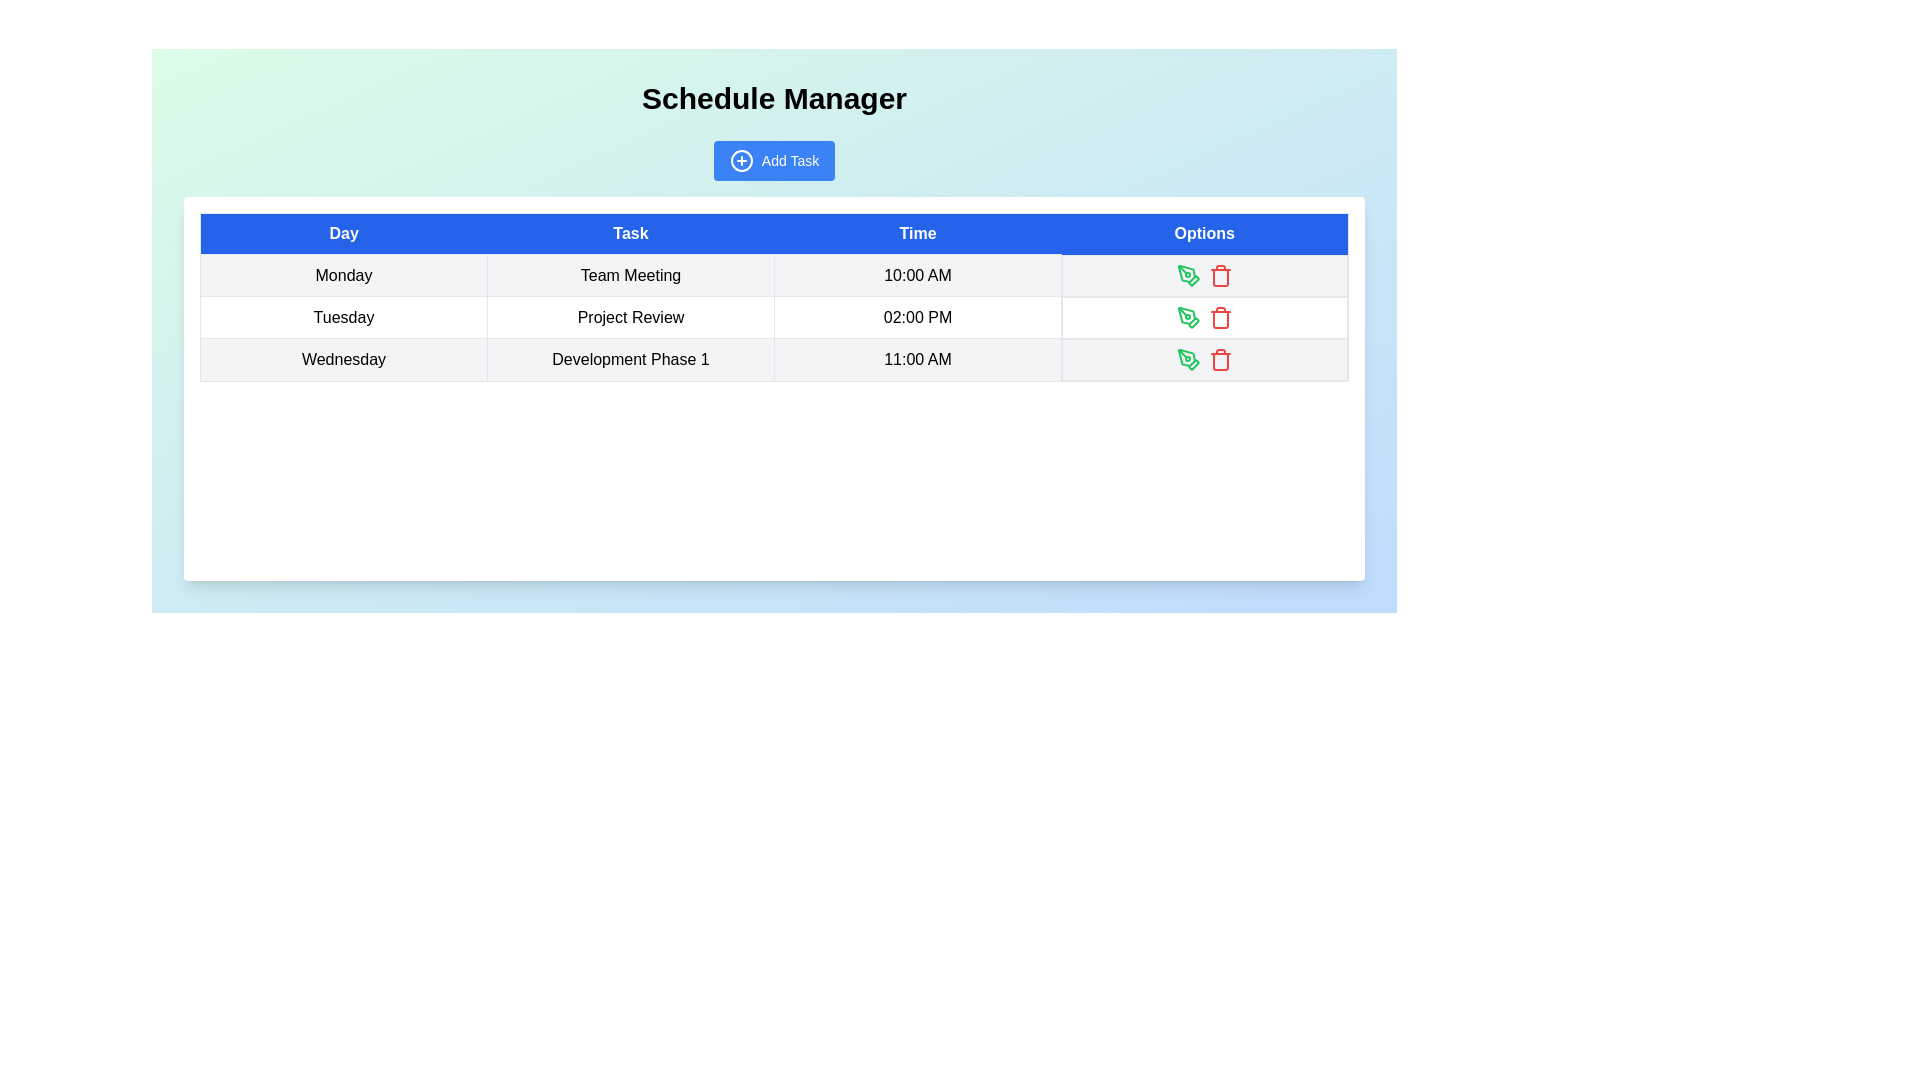 Image resolution: width=1920 pixels, height=1080 pixels. What do you see at coordinates (1189, 316) in the screenshot?
I see `the edit icon for the task in the Options column corresponding to Project Review` at bounding box center [1189, 316].